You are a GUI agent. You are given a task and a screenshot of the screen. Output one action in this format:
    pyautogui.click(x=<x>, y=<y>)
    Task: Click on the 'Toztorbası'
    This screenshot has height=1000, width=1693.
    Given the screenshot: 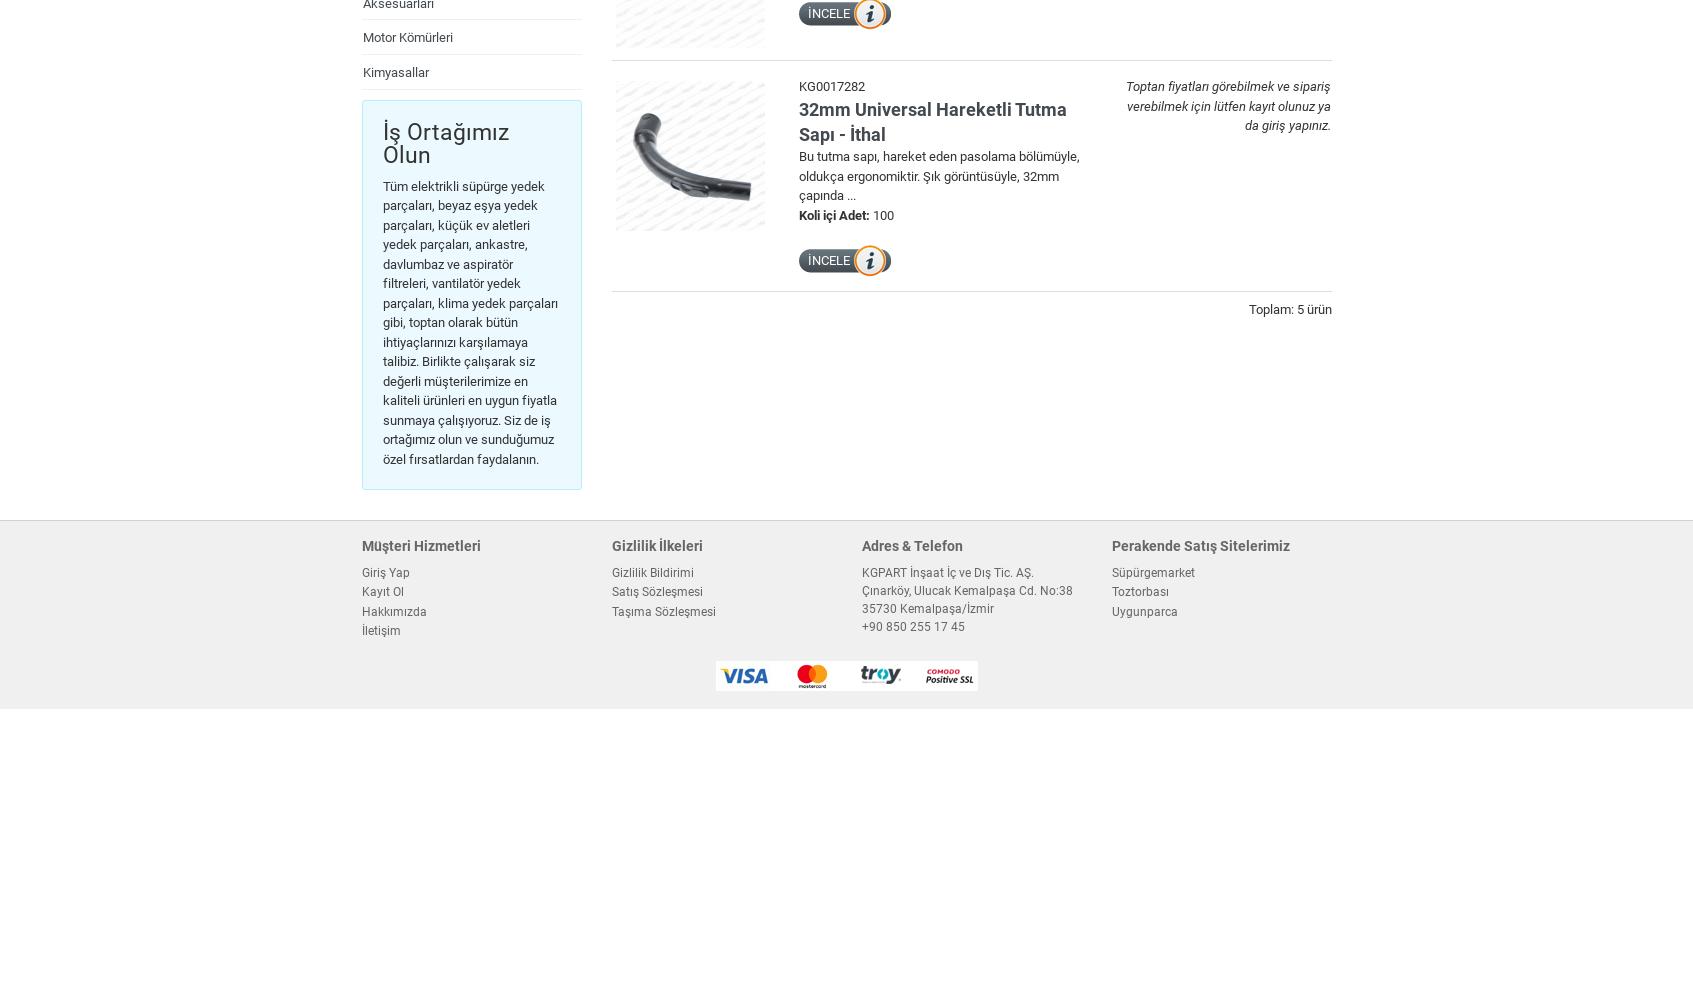 What is the action you would take?
    pyautogui.click(x=1110, y=591)
    